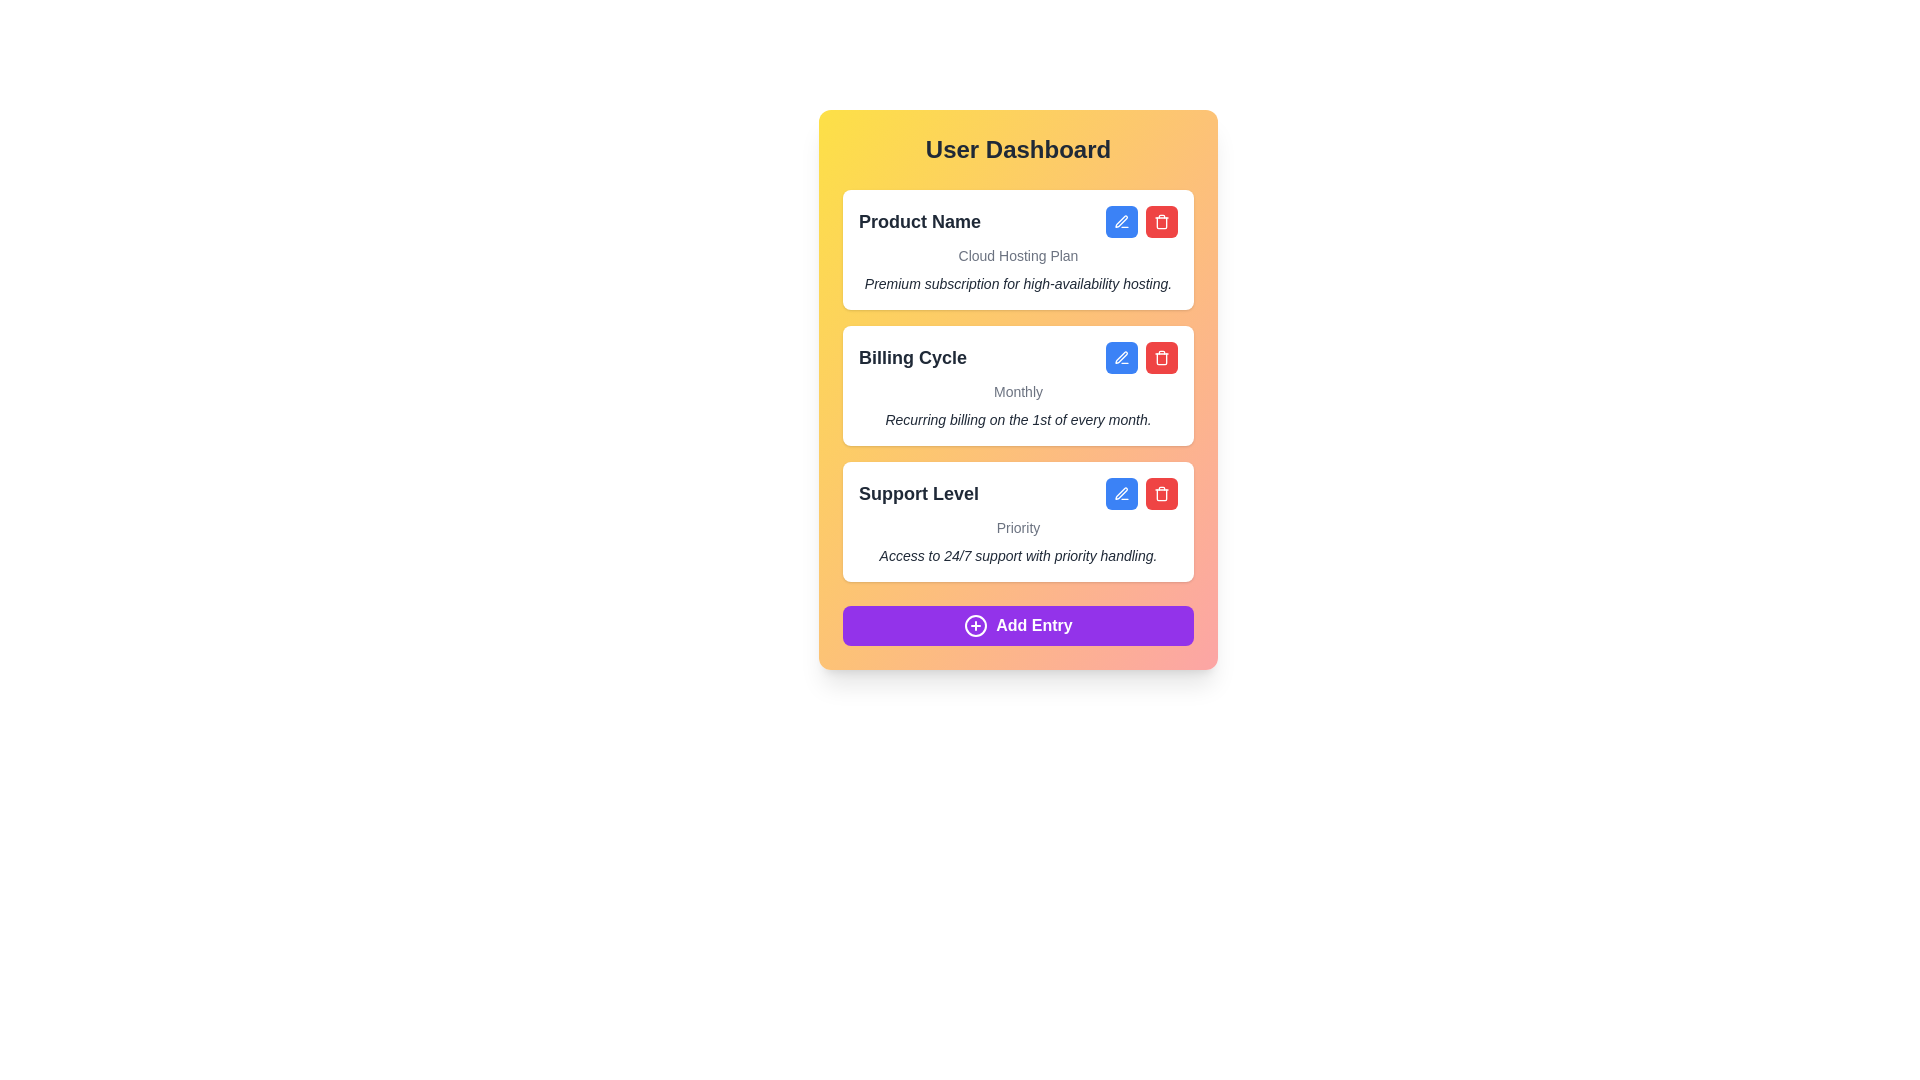  Describe the element at coordinates (976, 624) in the screenshot. I see `the circular outline of the 'Add Entry' button icon` at that location.